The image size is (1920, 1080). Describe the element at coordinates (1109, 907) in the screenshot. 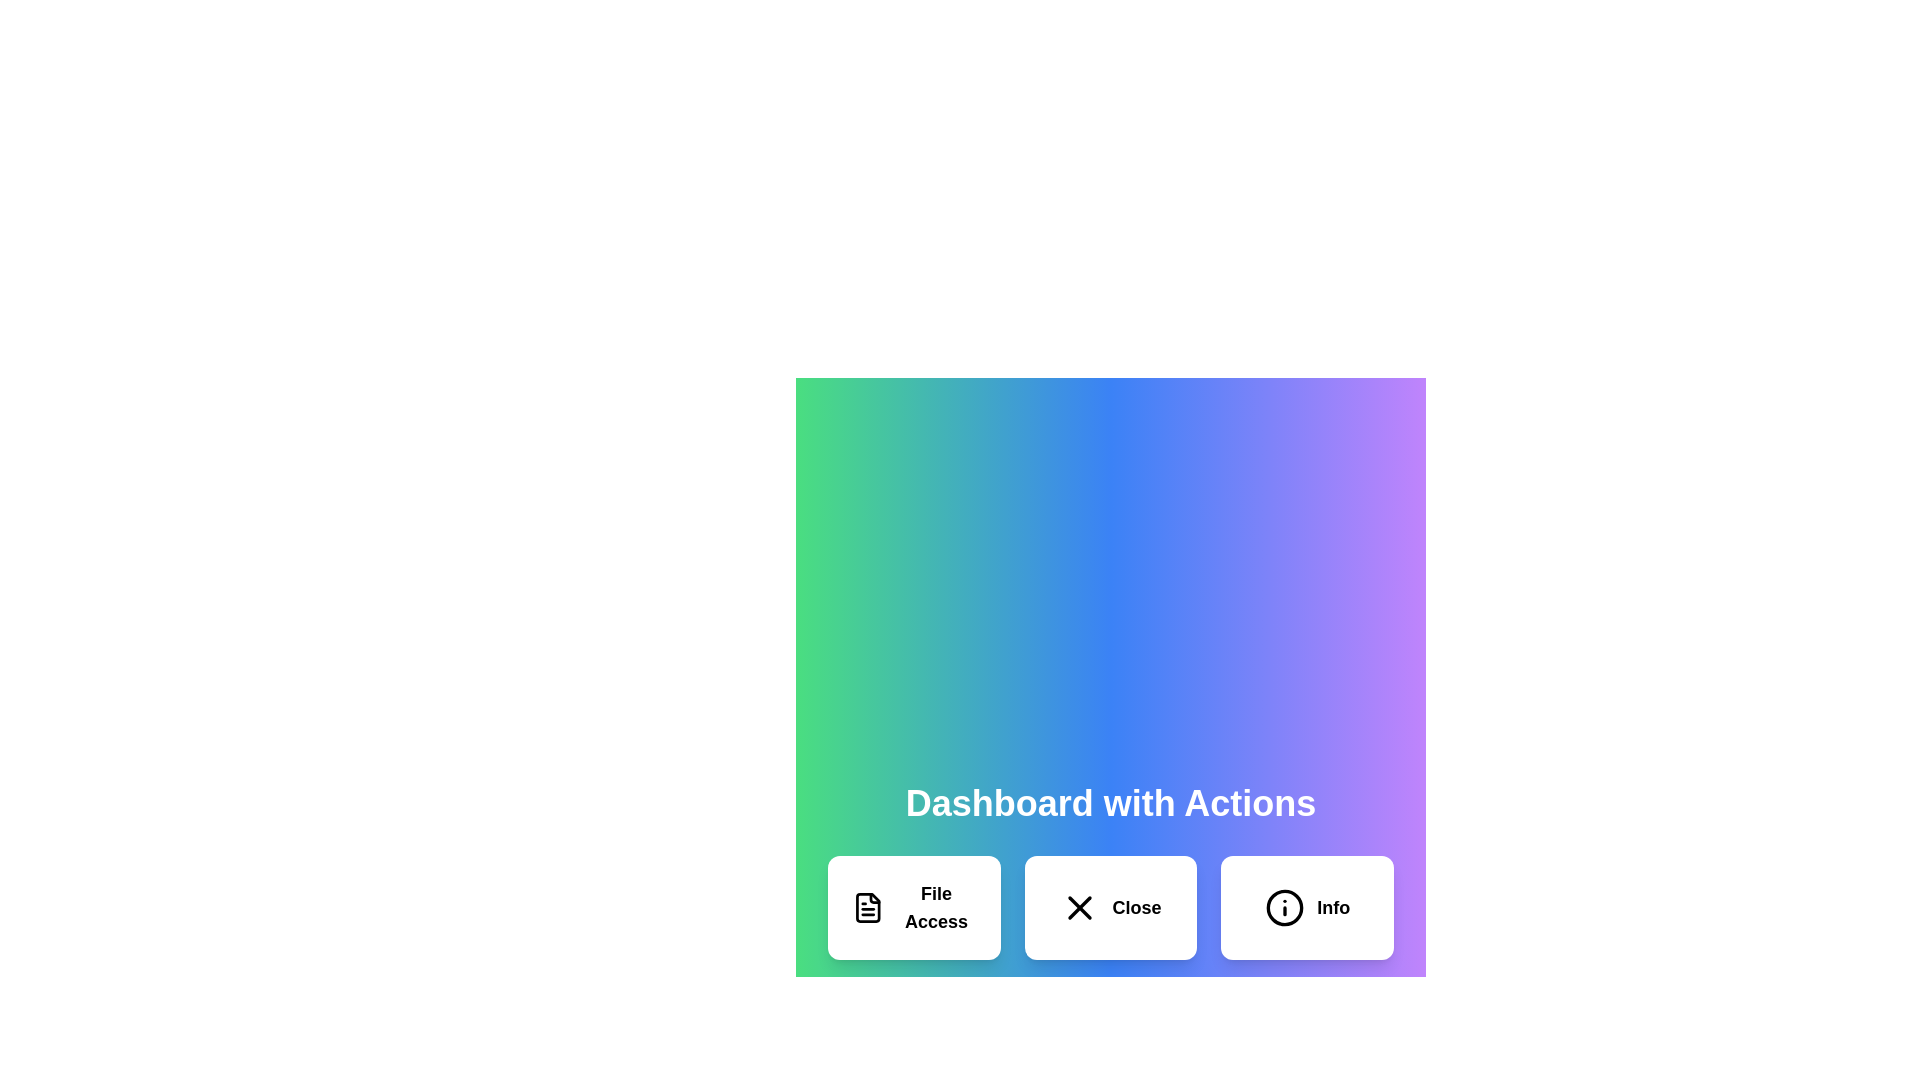

I see `the 'Close' button, which is a rectangular button with a white background, black text, and an 'X' icon, positioned centrally between 'File Access' and 'Info'` at that location.